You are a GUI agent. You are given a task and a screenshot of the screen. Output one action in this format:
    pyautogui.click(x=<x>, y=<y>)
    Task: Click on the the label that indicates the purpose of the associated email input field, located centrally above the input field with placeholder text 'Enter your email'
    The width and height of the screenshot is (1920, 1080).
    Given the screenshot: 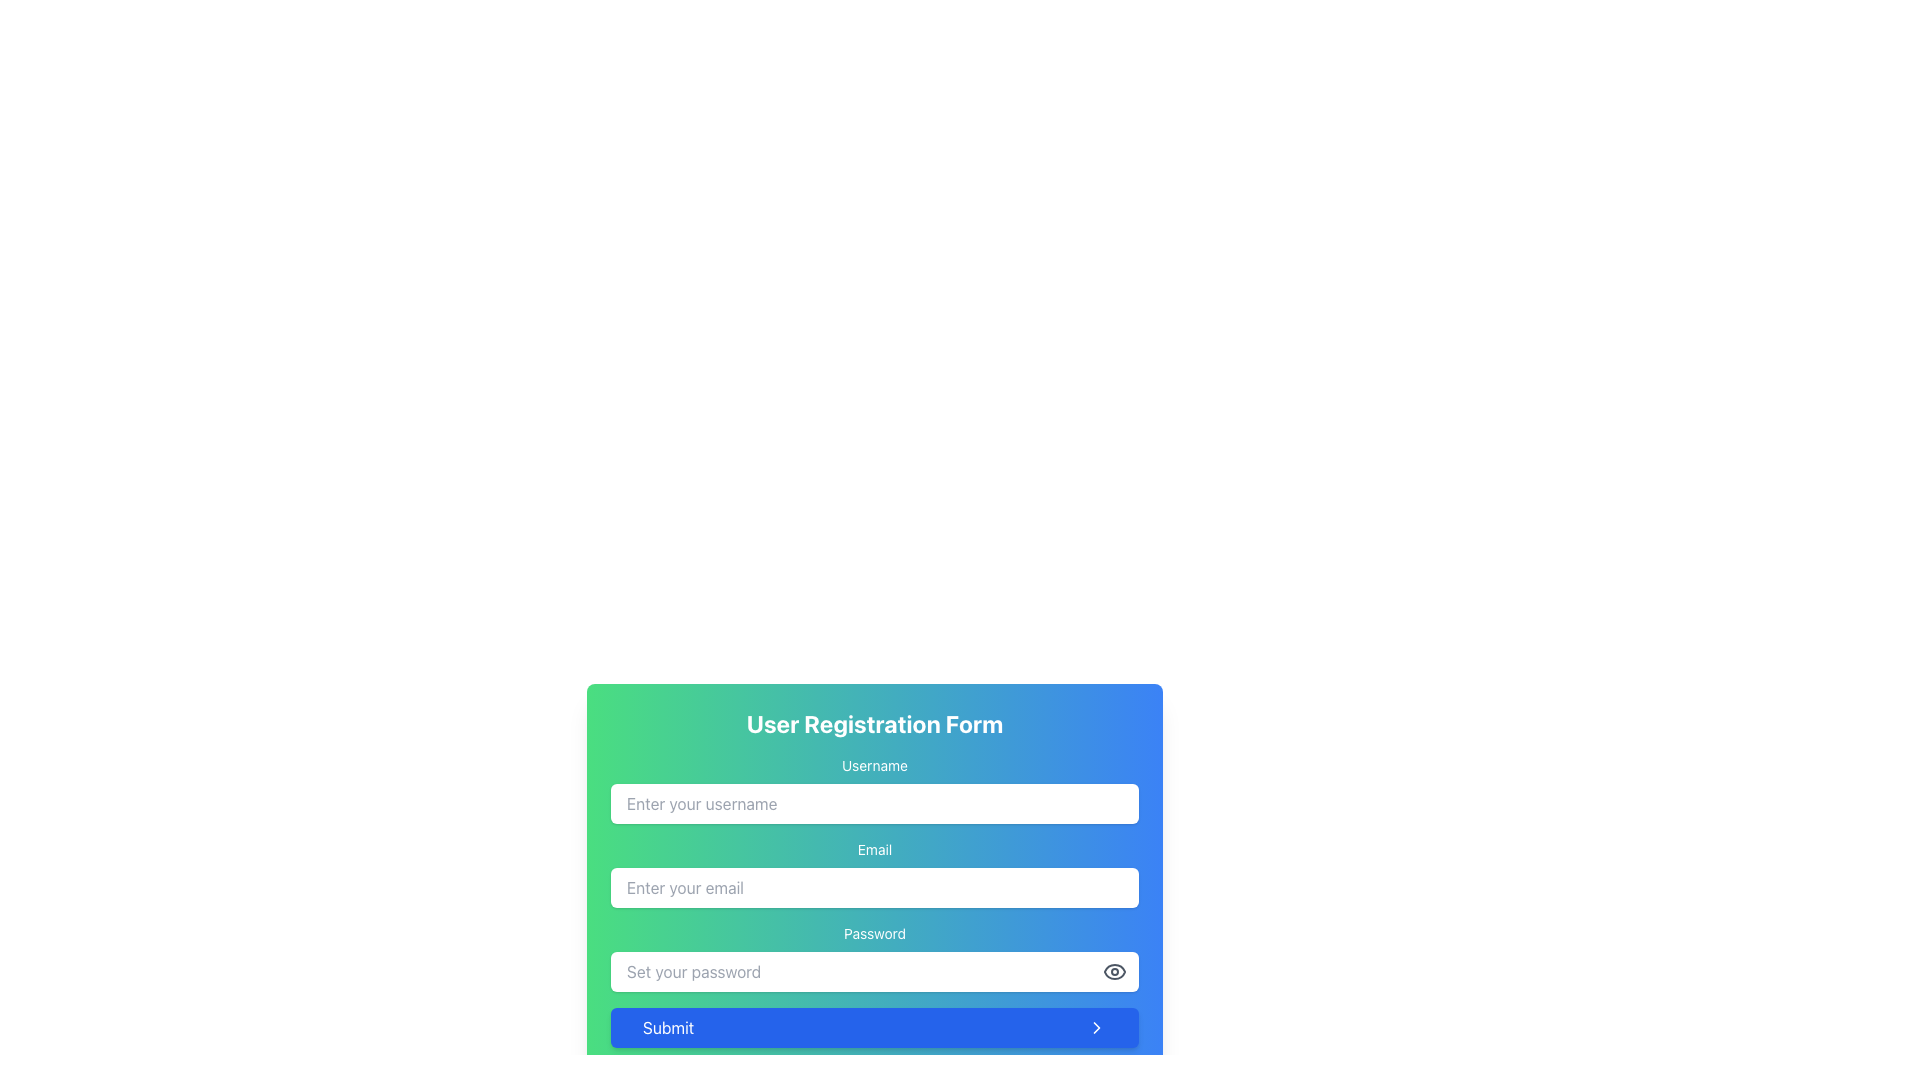 What is the action you would take?
    pyautogui.click(x=874, y=849)
    